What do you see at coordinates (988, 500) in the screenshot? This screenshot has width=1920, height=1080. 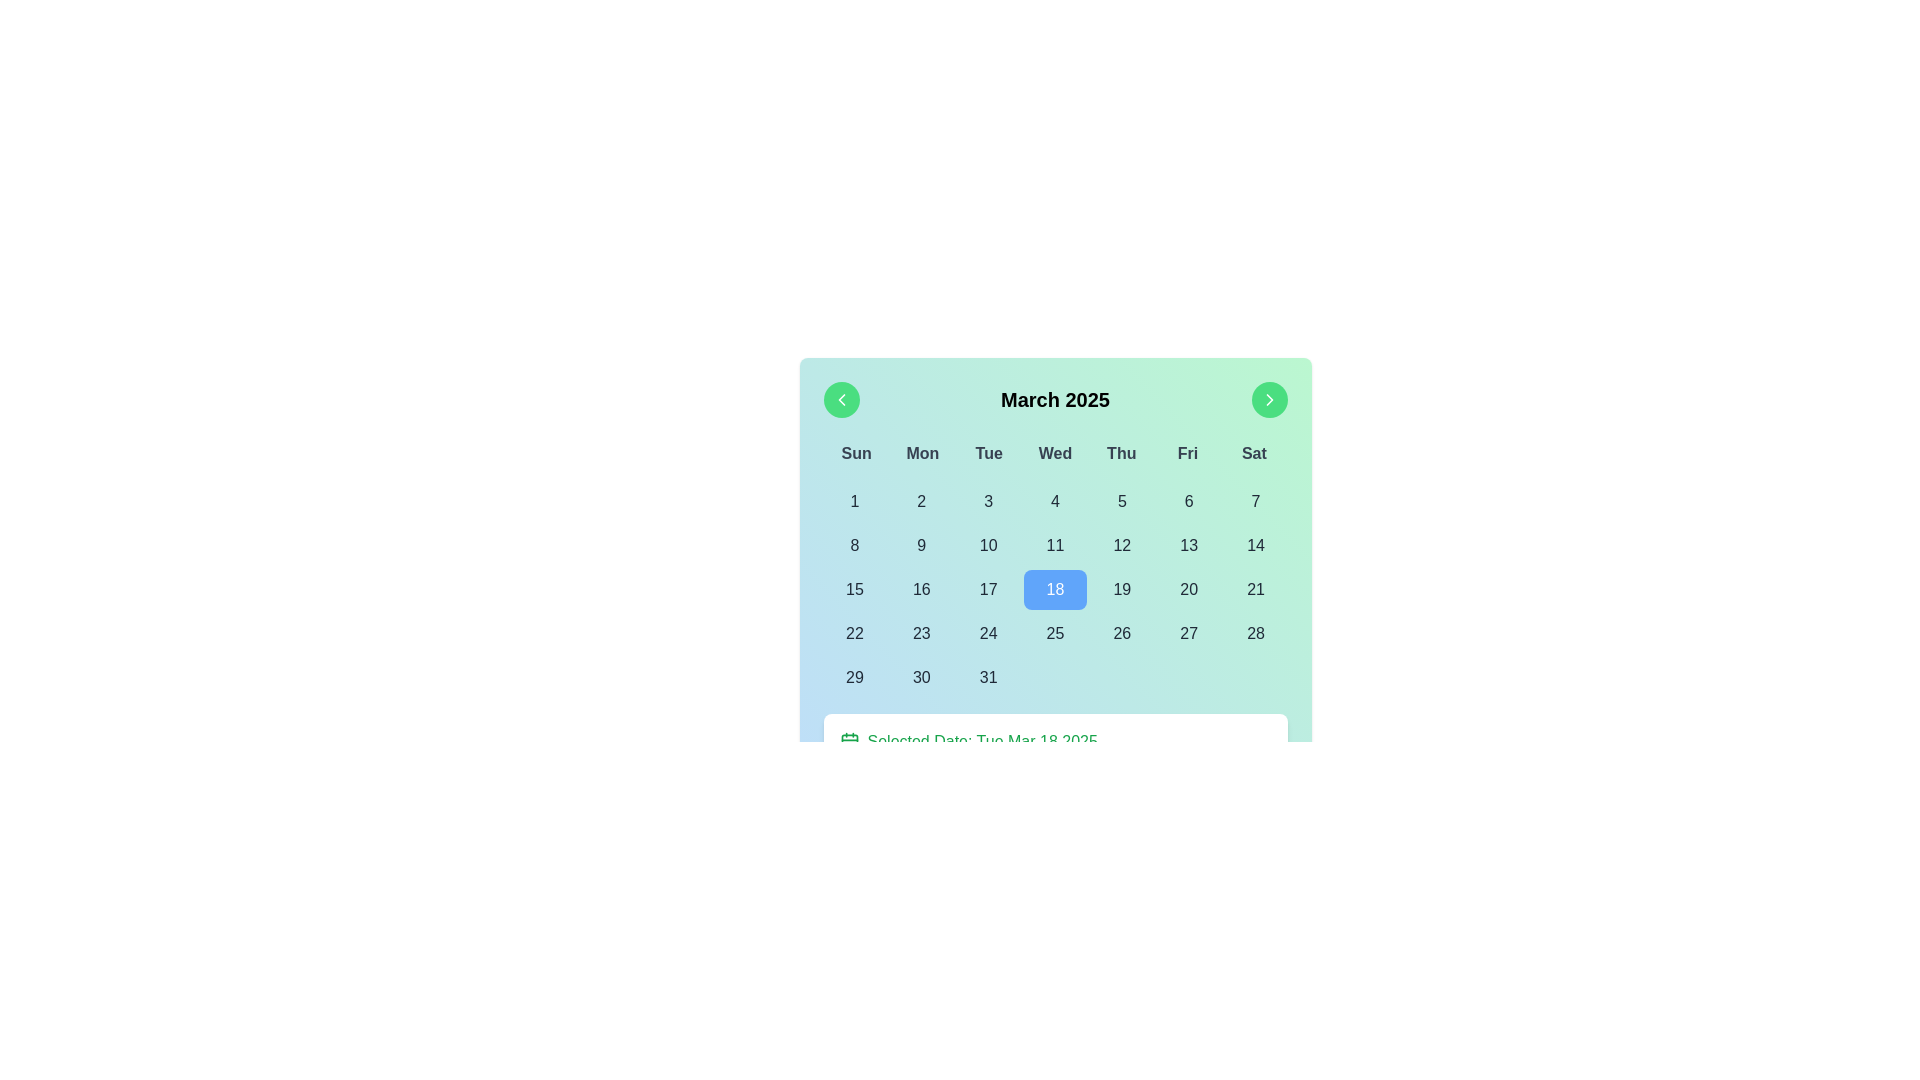 I see `the button displaying the number '3' located` at bounding box center [988, 500].